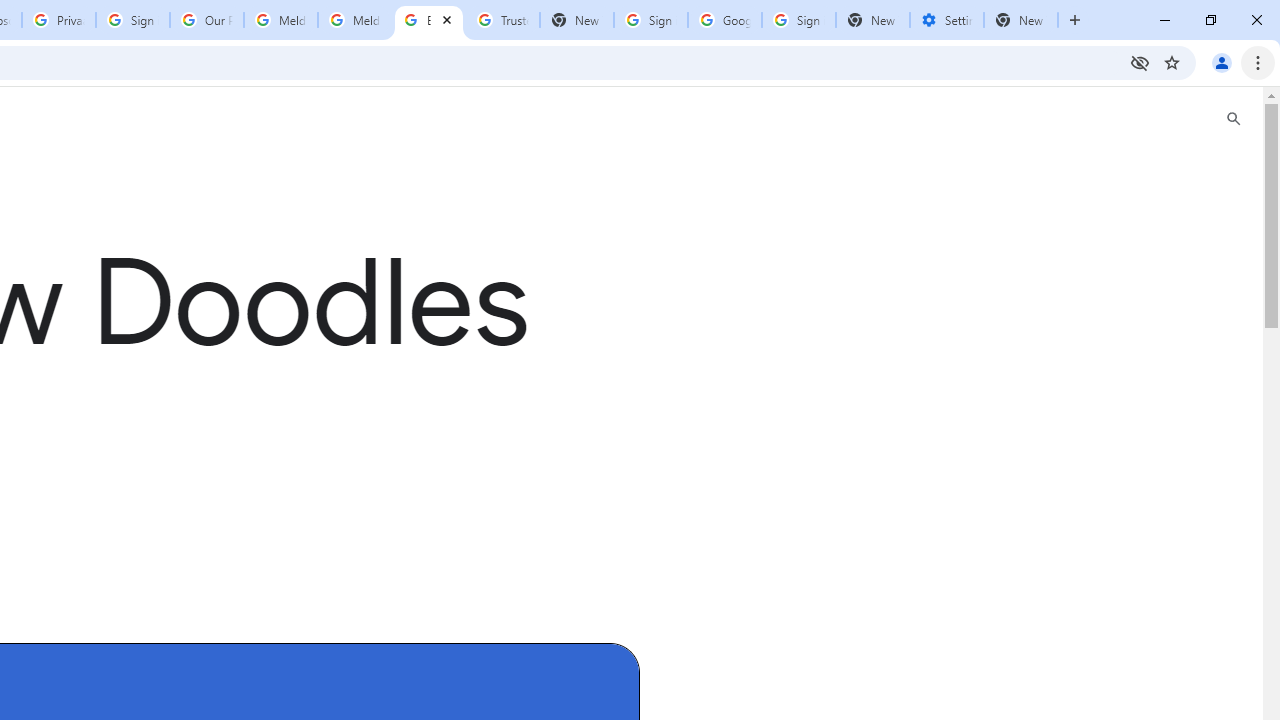 The height and width of the screenshot is (720, 1280). Describe the element at coordinates (1232, 119) in the screenshot. I see `'Search'` at that location.